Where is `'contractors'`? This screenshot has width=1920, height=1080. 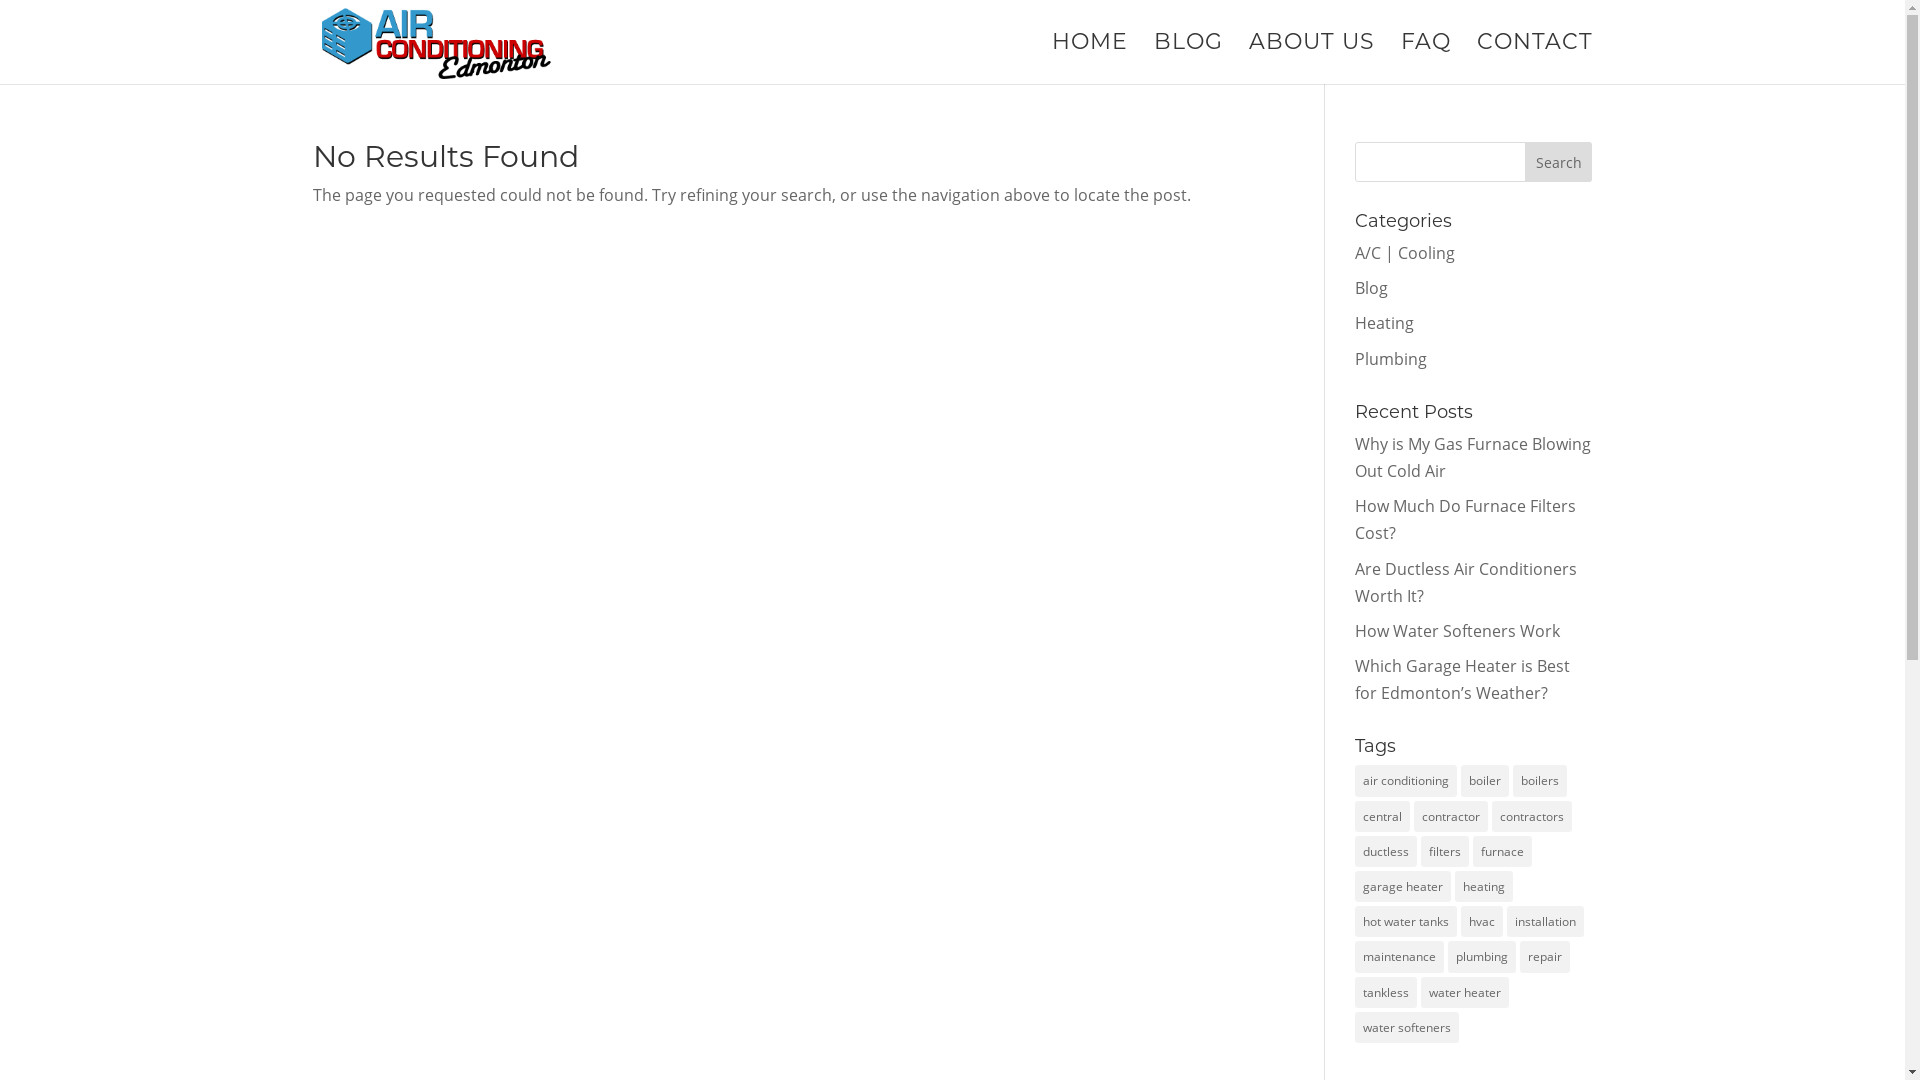
'contractors' is located at coordinates (1530, 816).